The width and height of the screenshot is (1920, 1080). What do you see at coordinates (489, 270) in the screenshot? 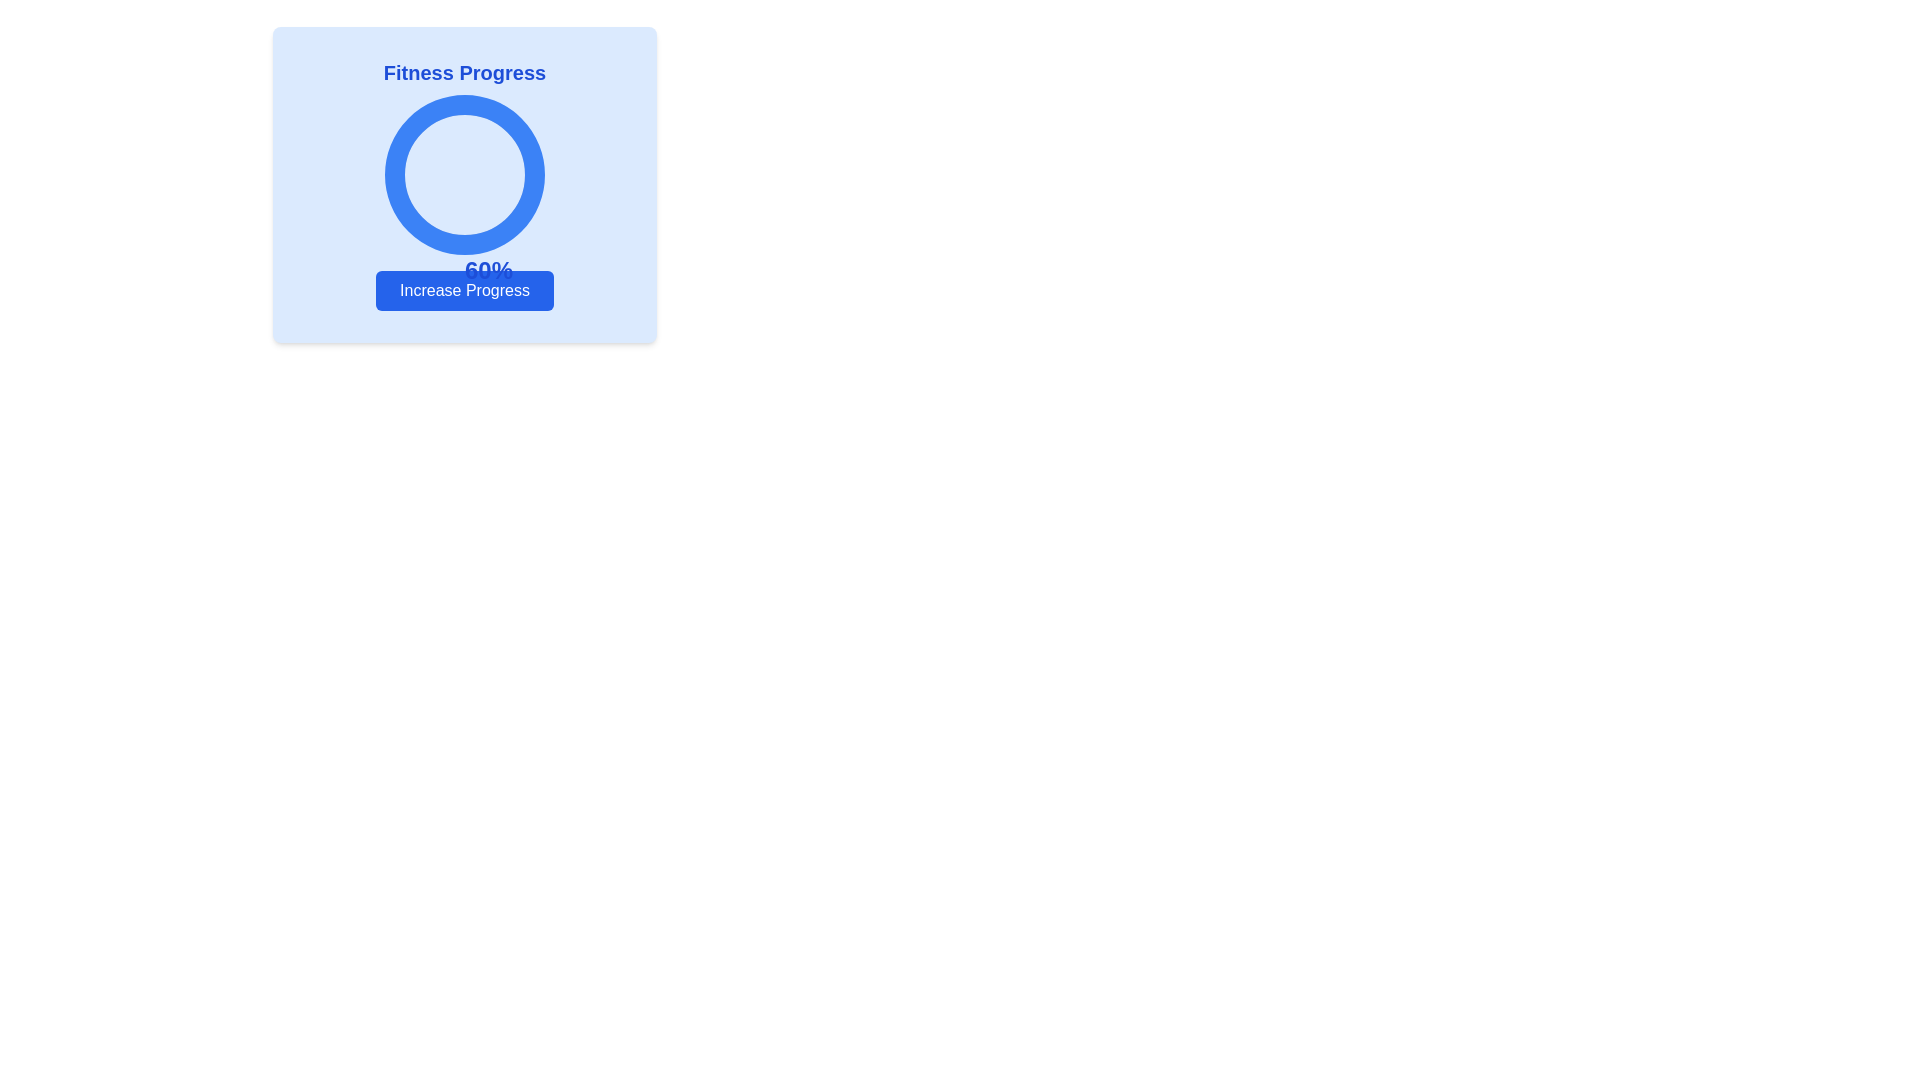
I see `the static text displaying '60%' styled with a large, bold, blue font, positioned above the 'Increase Progress' button and below the circular progress bar` at bounding box center [489, 270].